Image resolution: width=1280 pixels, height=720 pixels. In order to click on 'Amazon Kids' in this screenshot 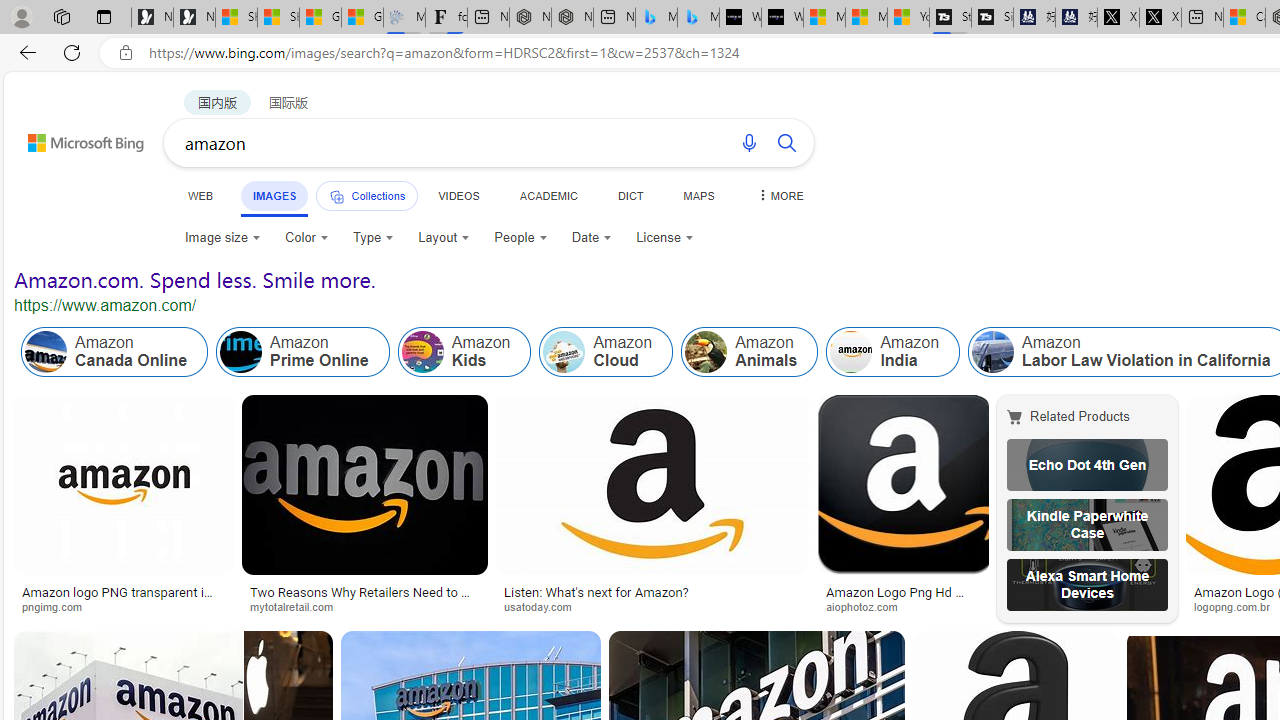, I will do `click(421, 351)`.